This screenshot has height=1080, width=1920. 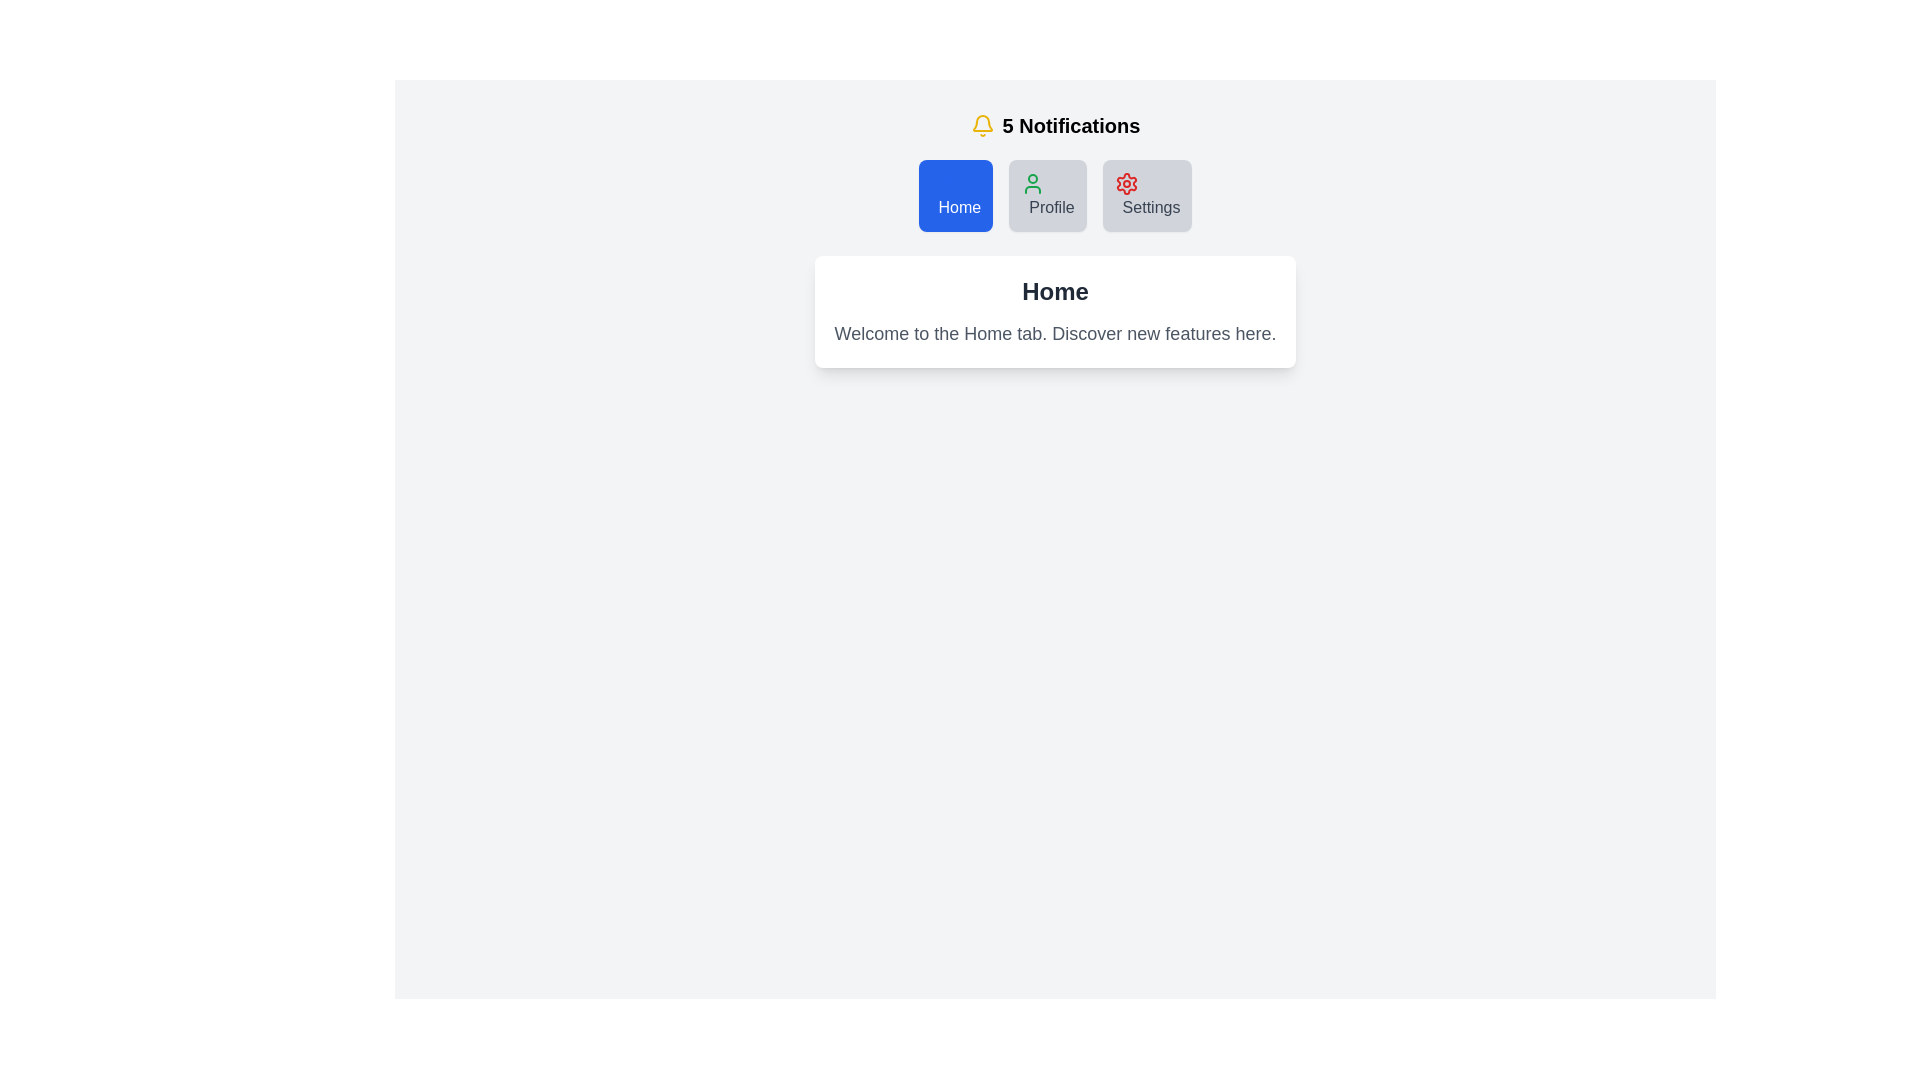 I want to click on the Settings tab by clicking its button, so click(x=1147, y=196).